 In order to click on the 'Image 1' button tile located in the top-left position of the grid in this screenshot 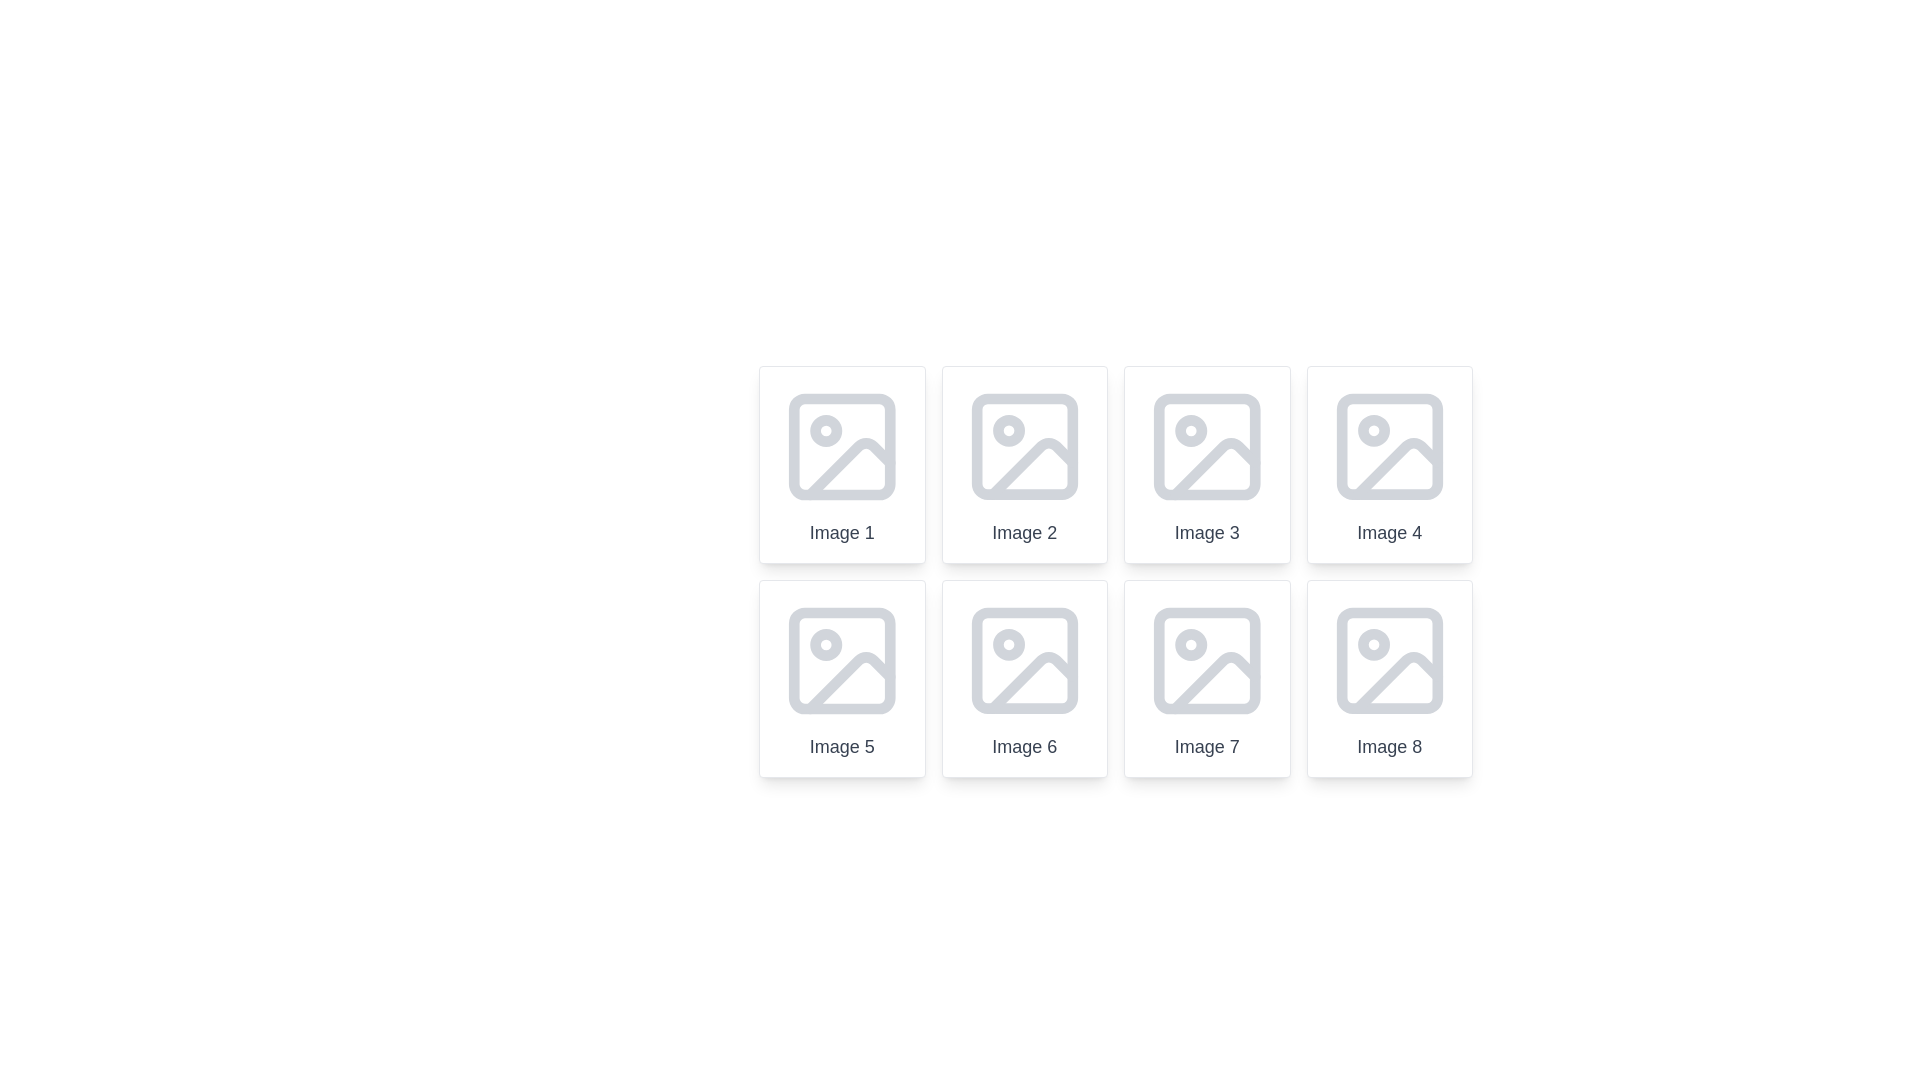, I will do `click(842, 465)`.